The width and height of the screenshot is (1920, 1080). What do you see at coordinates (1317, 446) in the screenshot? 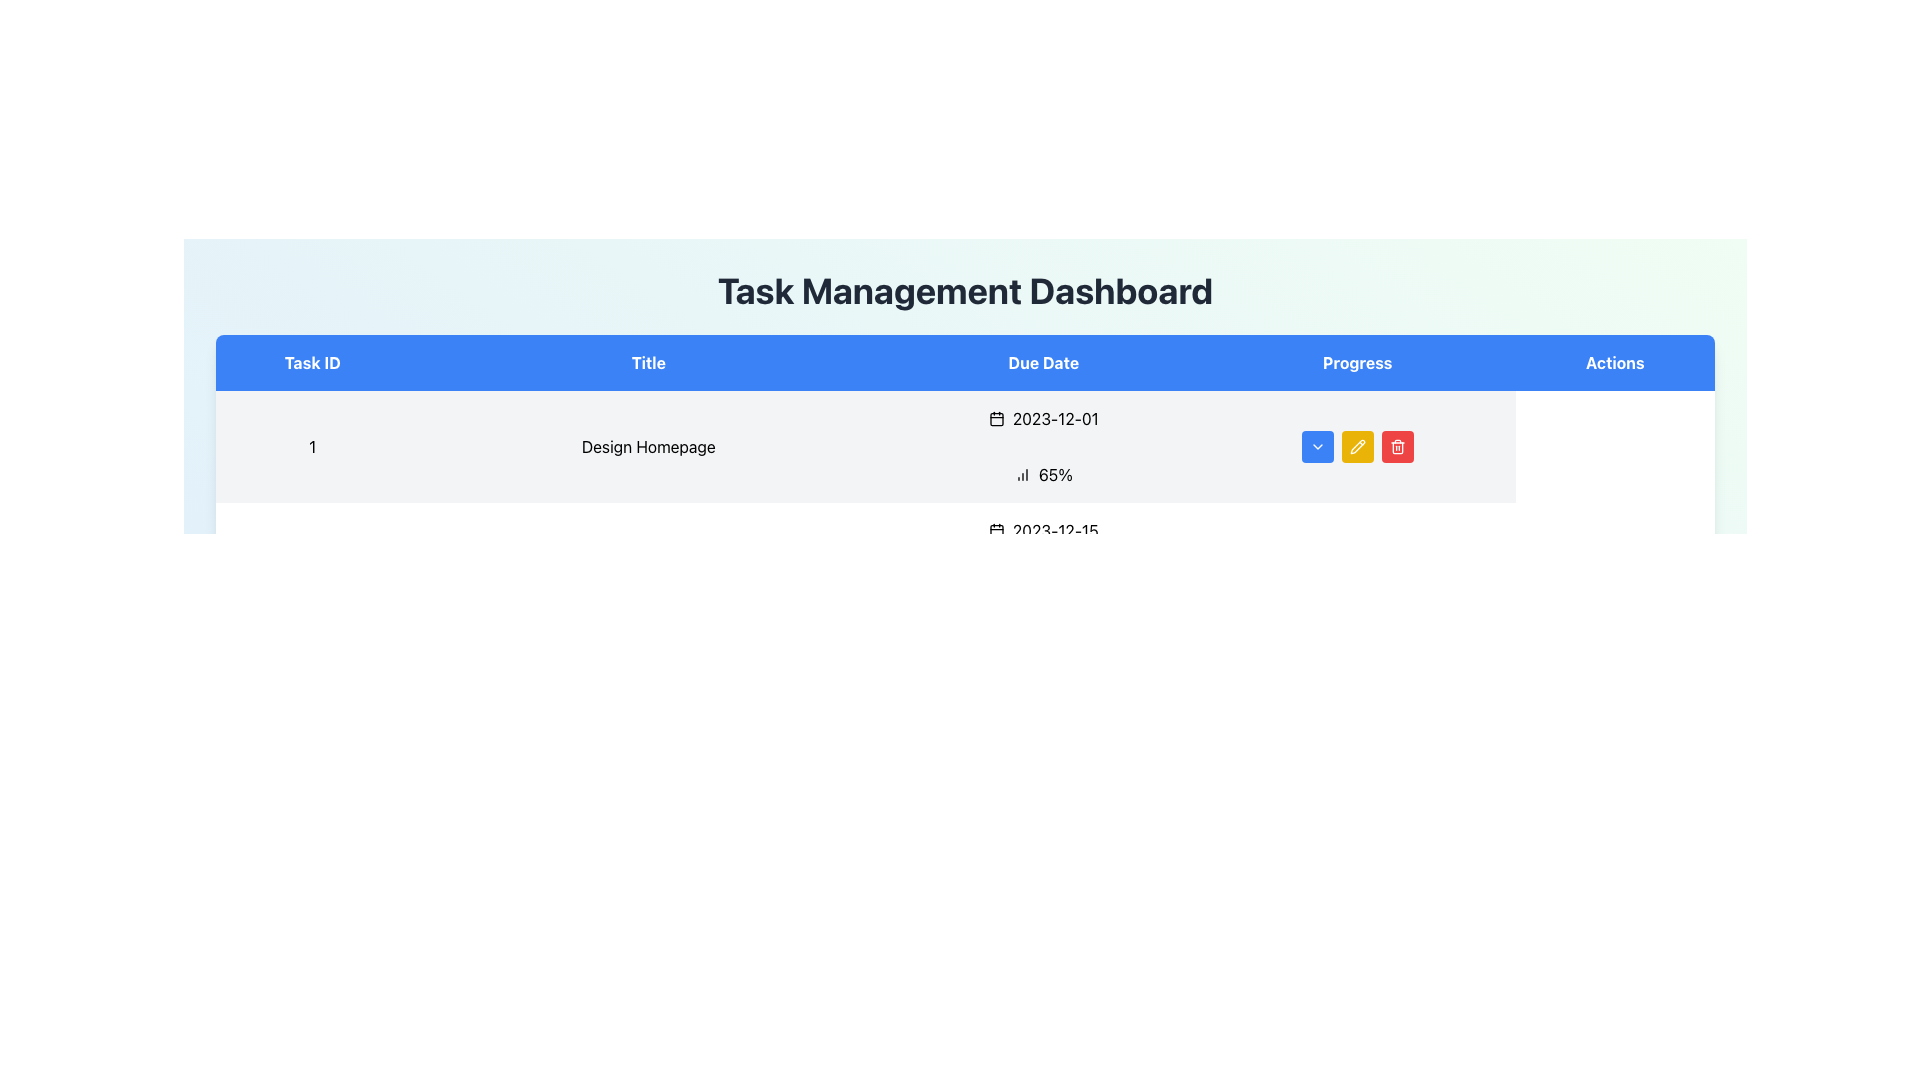
I see `the dropdown indicator icon in the 'Actions' column of the 'Task Management Dashboard', which is part of a button with a blue background and rounded corners` at bounding box center [1317, 446].